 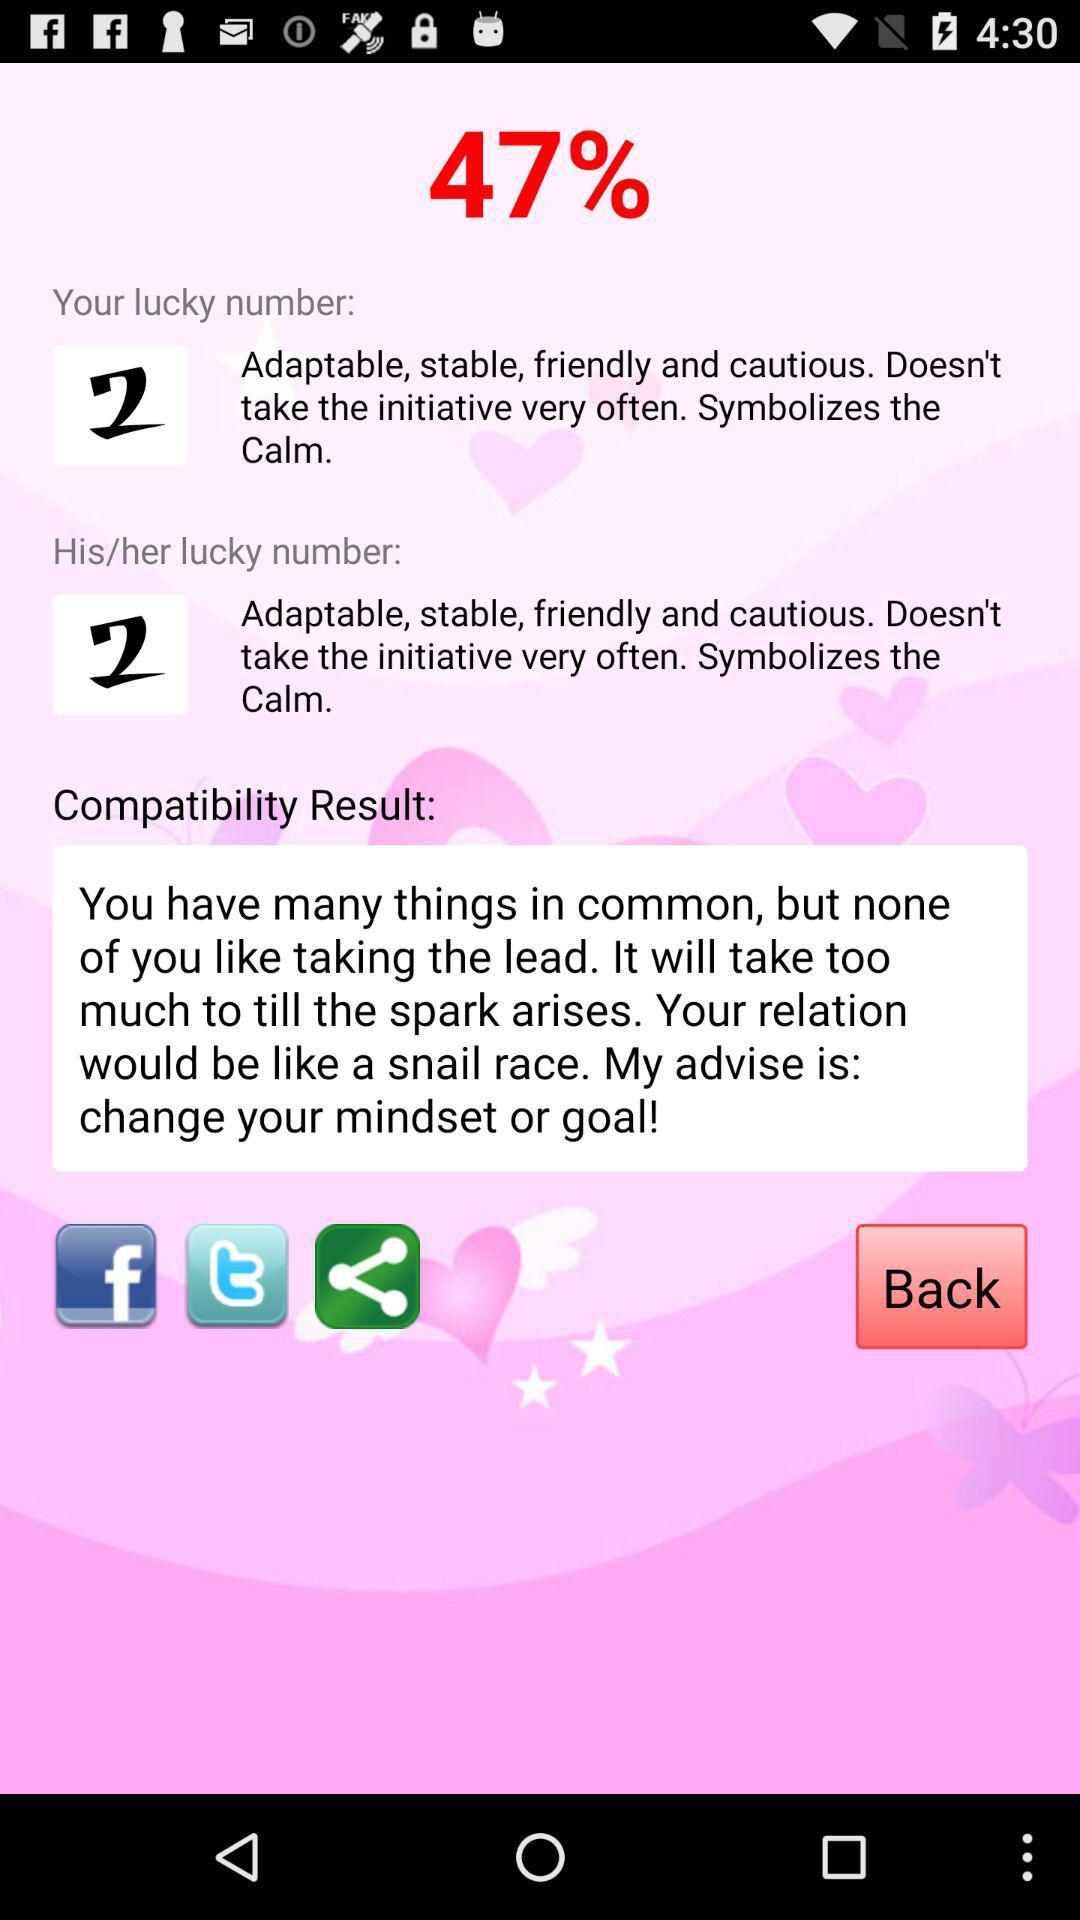 What do you see at coordinates (104, 1275) in the screenshot?
I see `facebook` at bounding box center [104, 1275].